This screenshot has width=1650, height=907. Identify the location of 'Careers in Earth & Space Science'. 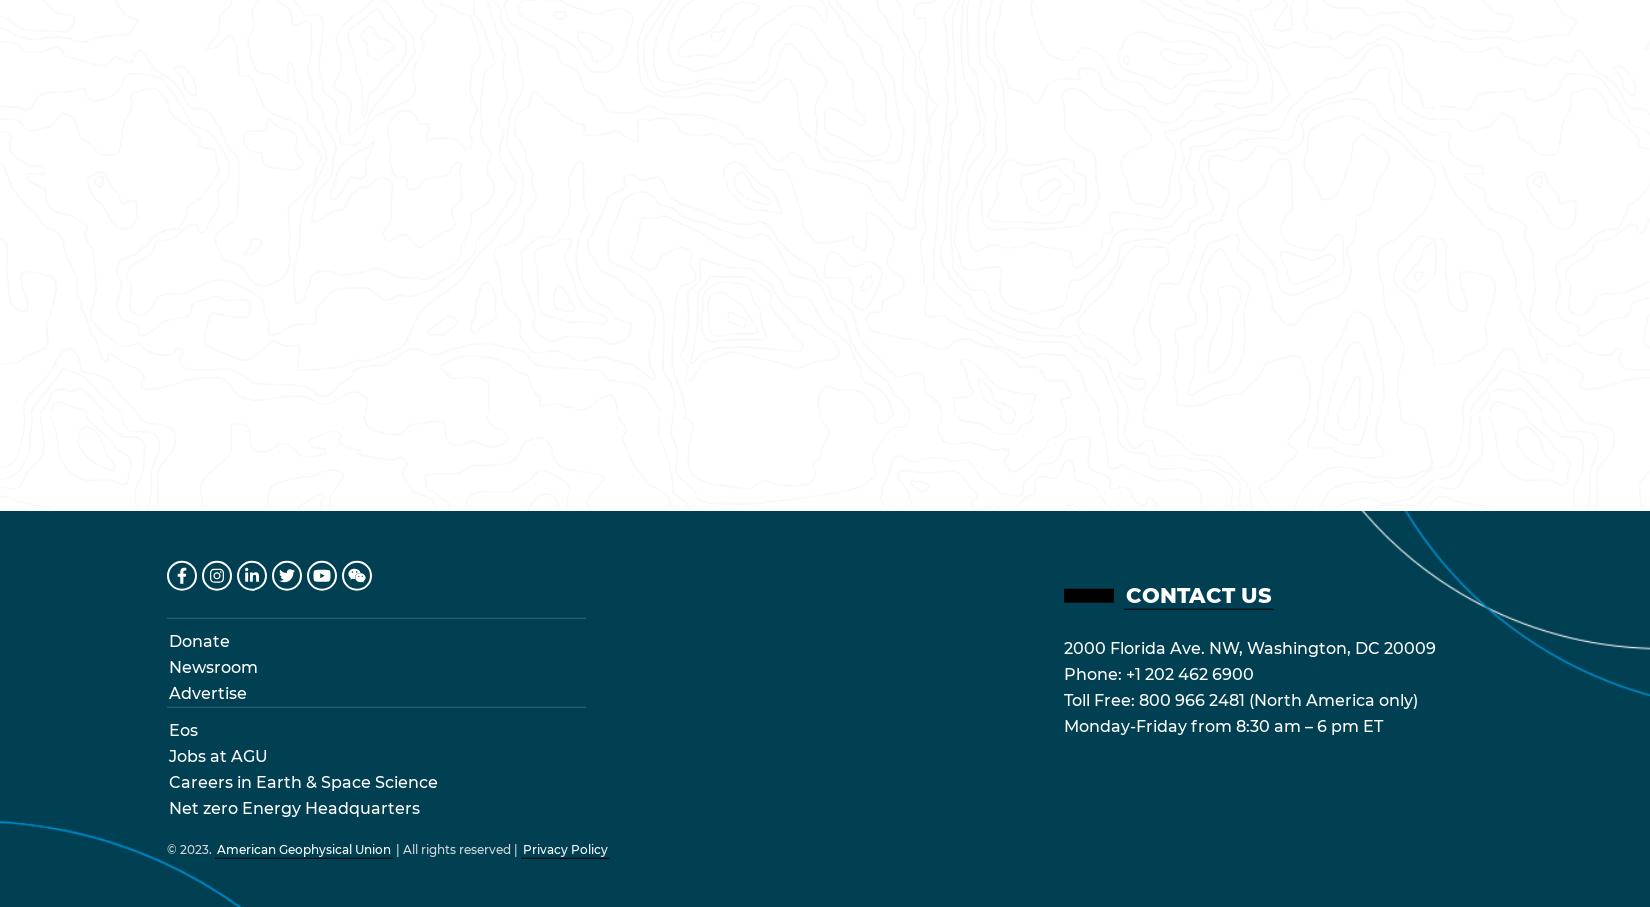
(303, 780).